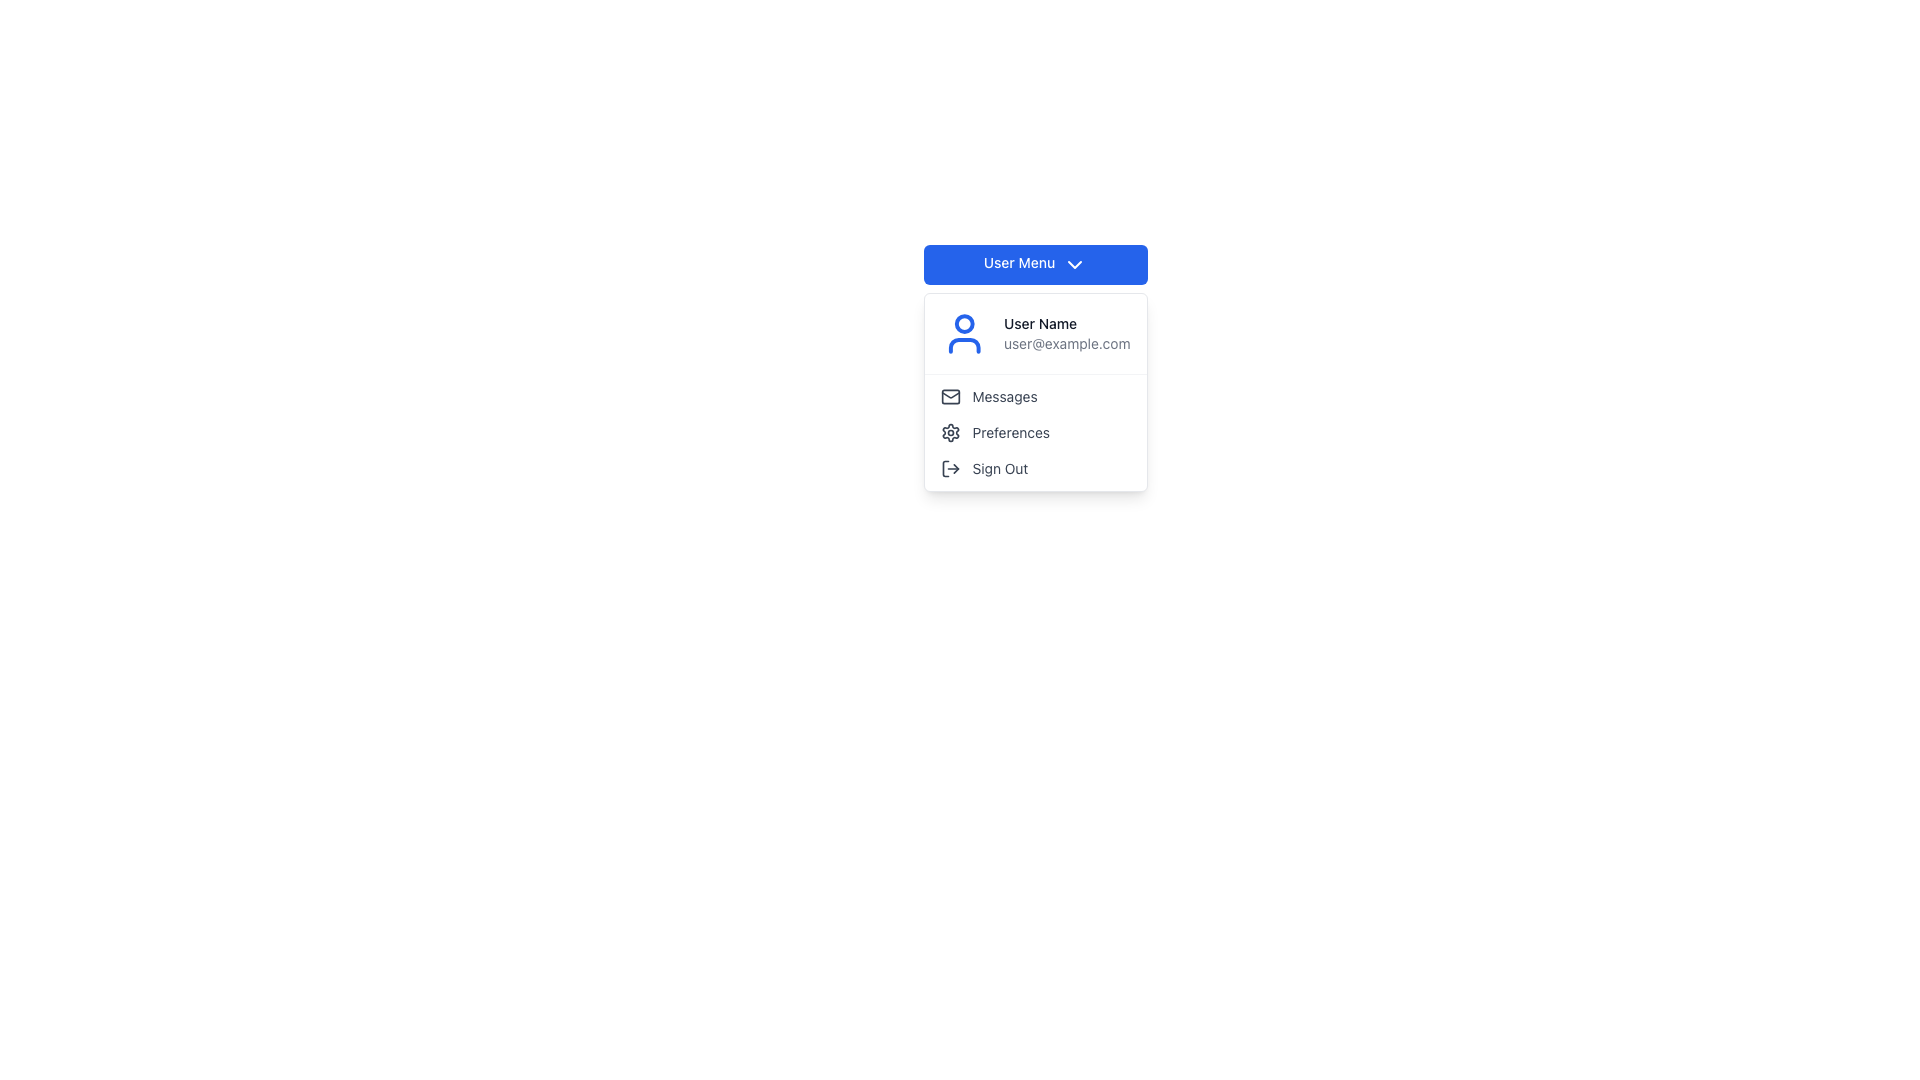 This screenshot has height=1080, width=1920. I want to click on the logout button located at the bottom of the vertical menu list, positioned under 'Messages' and 'Preferences', so click(1035, 469).